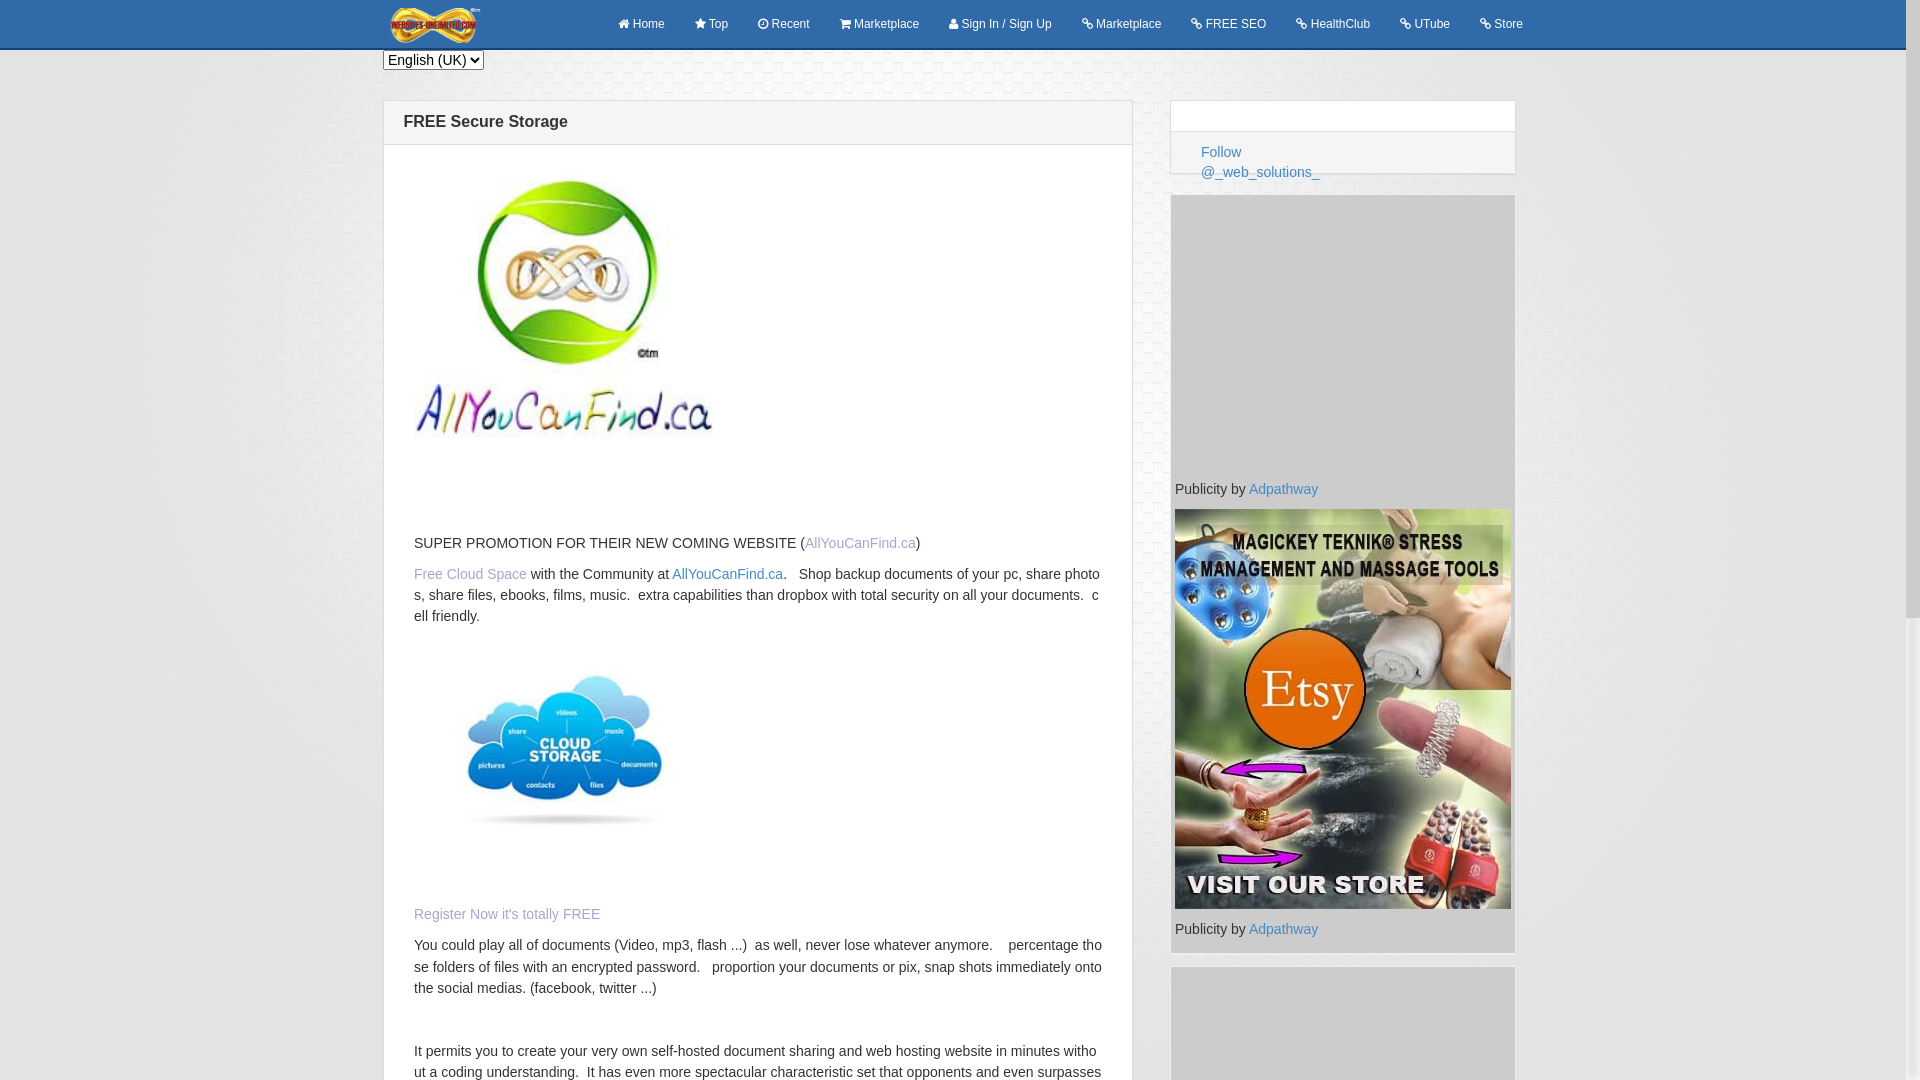 The width and height of the screenshot is (1920, 1080). What do you see at coordinates (879, 23) in the screenshot?
I see `'Marketplace'` at bounding box center [879, 23].